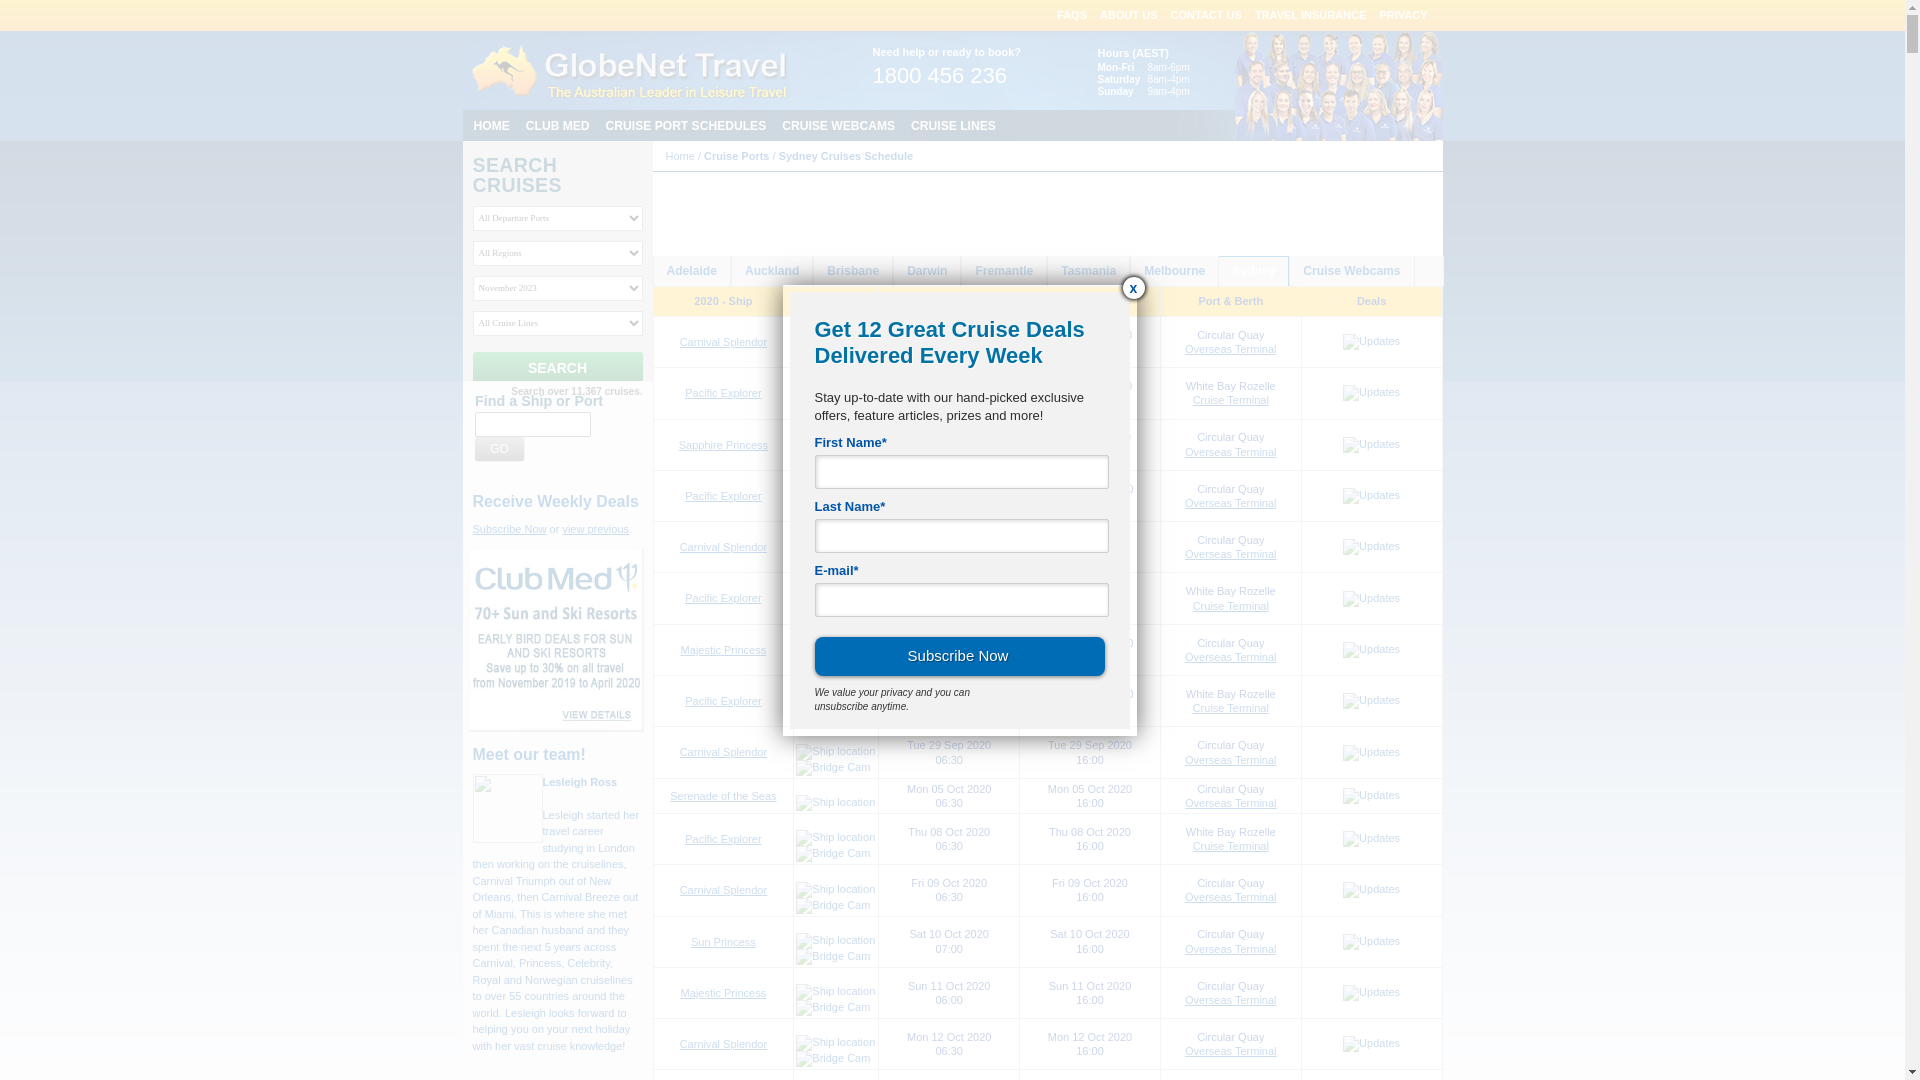 This screenshot has width=1920, height=1080. Describe the element at coordinates (833, 664) in the screenshot. I see `'Bridge Cam'` at that location.